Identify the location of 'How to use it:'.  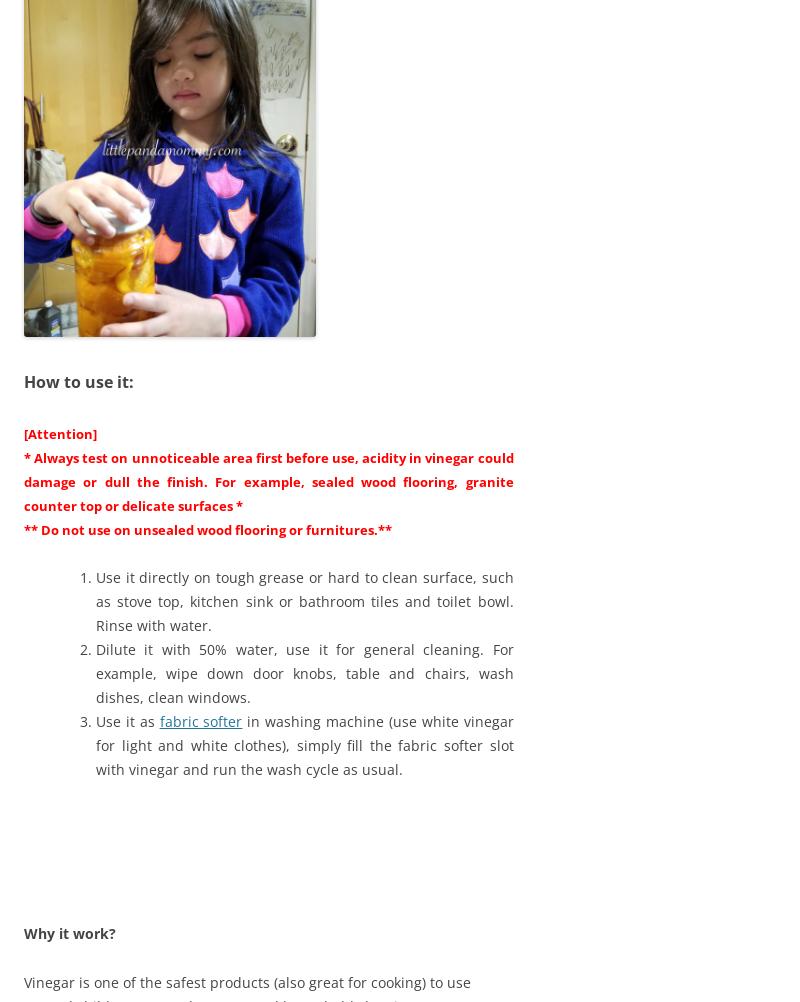
(79, 381).